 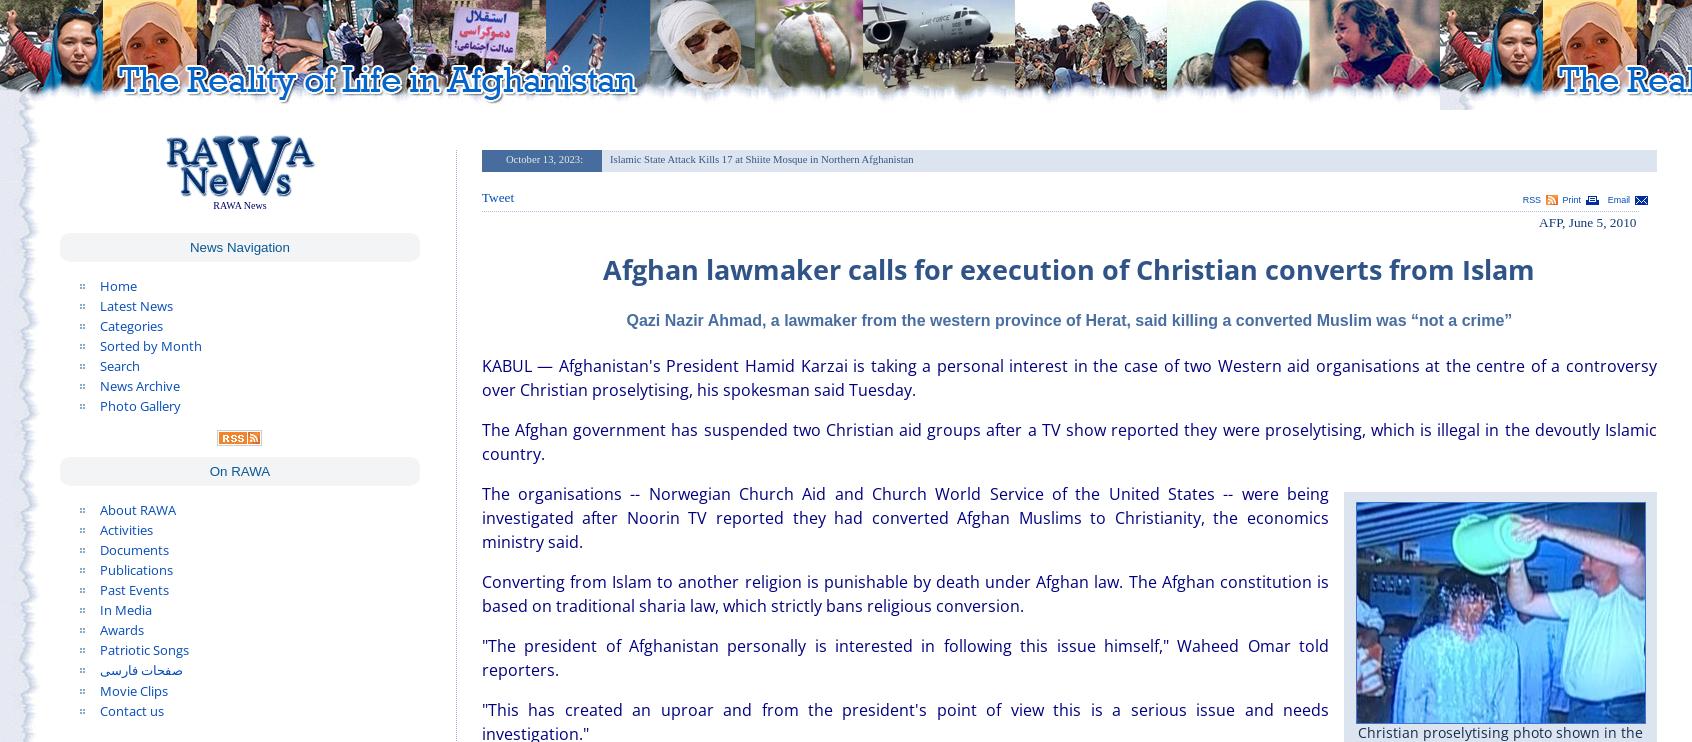 I want to click on 'Publications', so click(x=136, y=568).